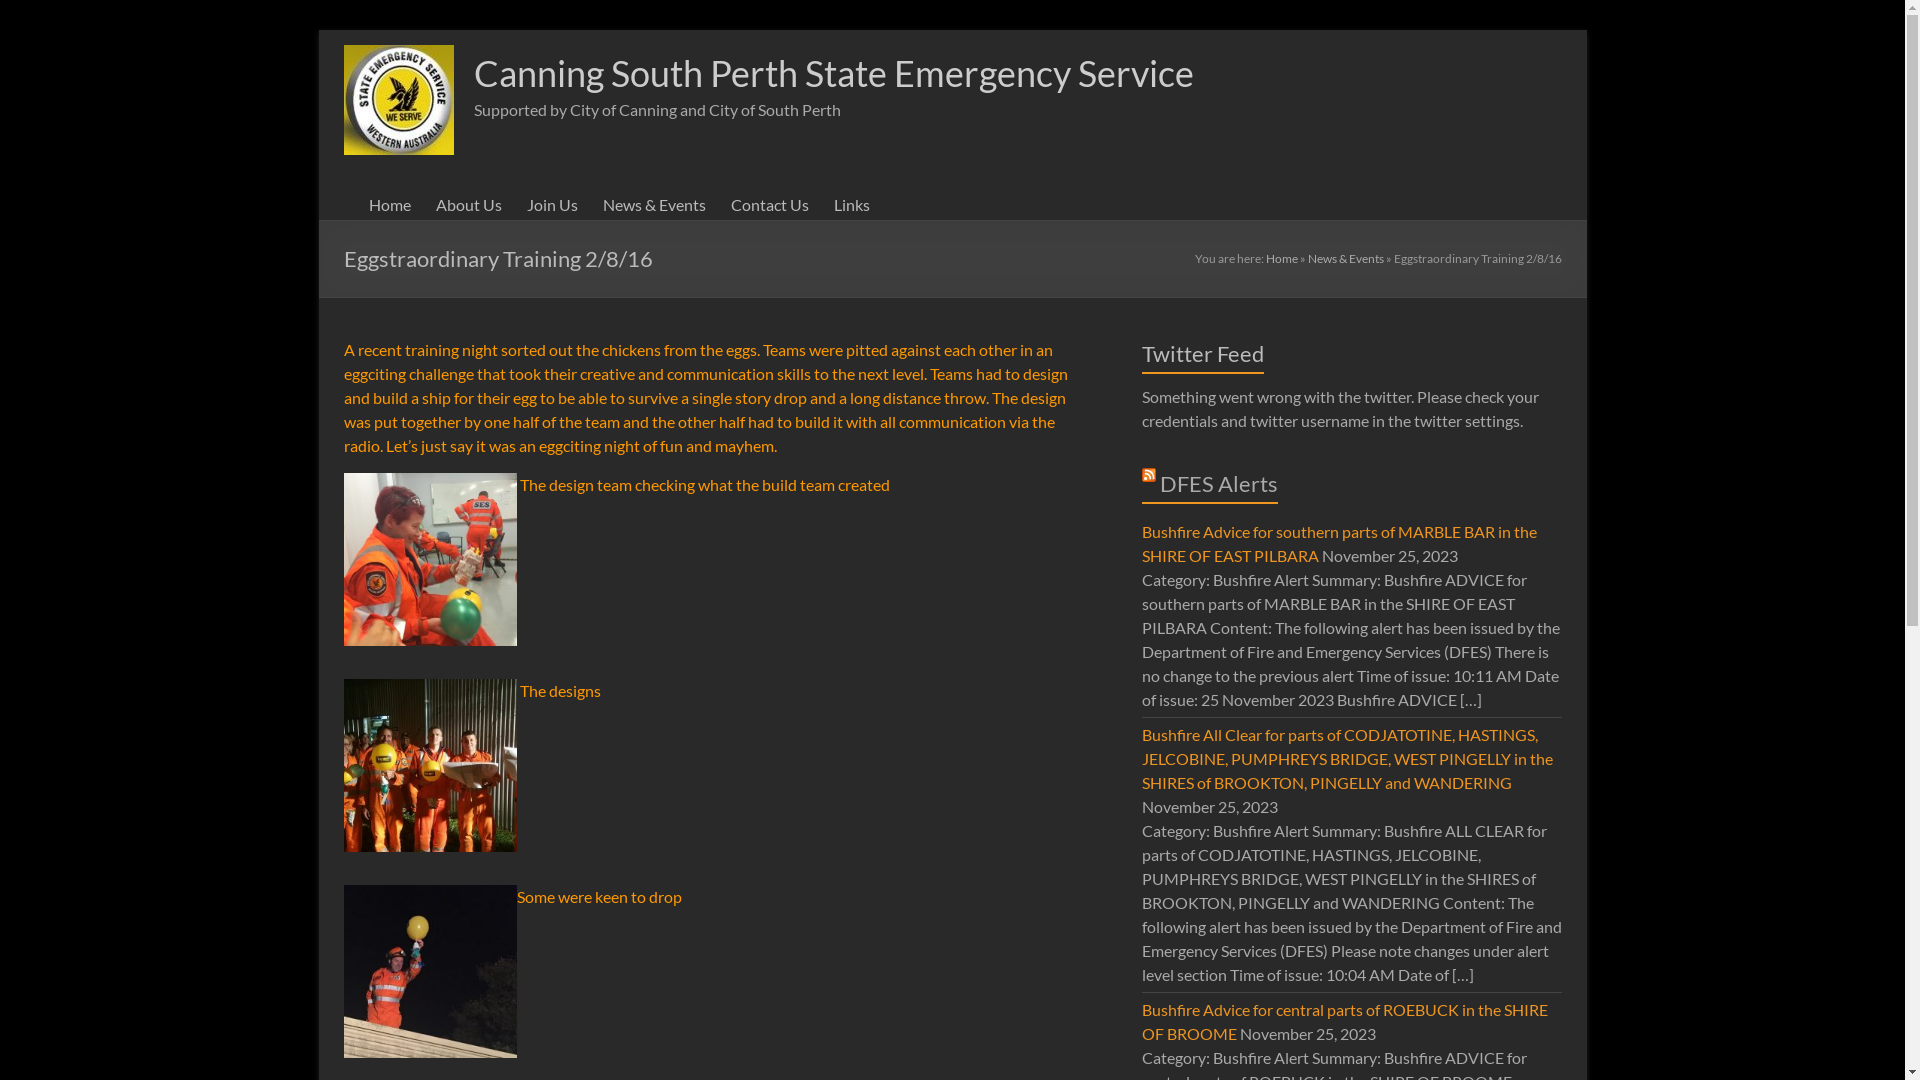  What do you see at coordinates (851, 204) in the screenshot?
I see `'Links'` at bounding box center [851, 204].